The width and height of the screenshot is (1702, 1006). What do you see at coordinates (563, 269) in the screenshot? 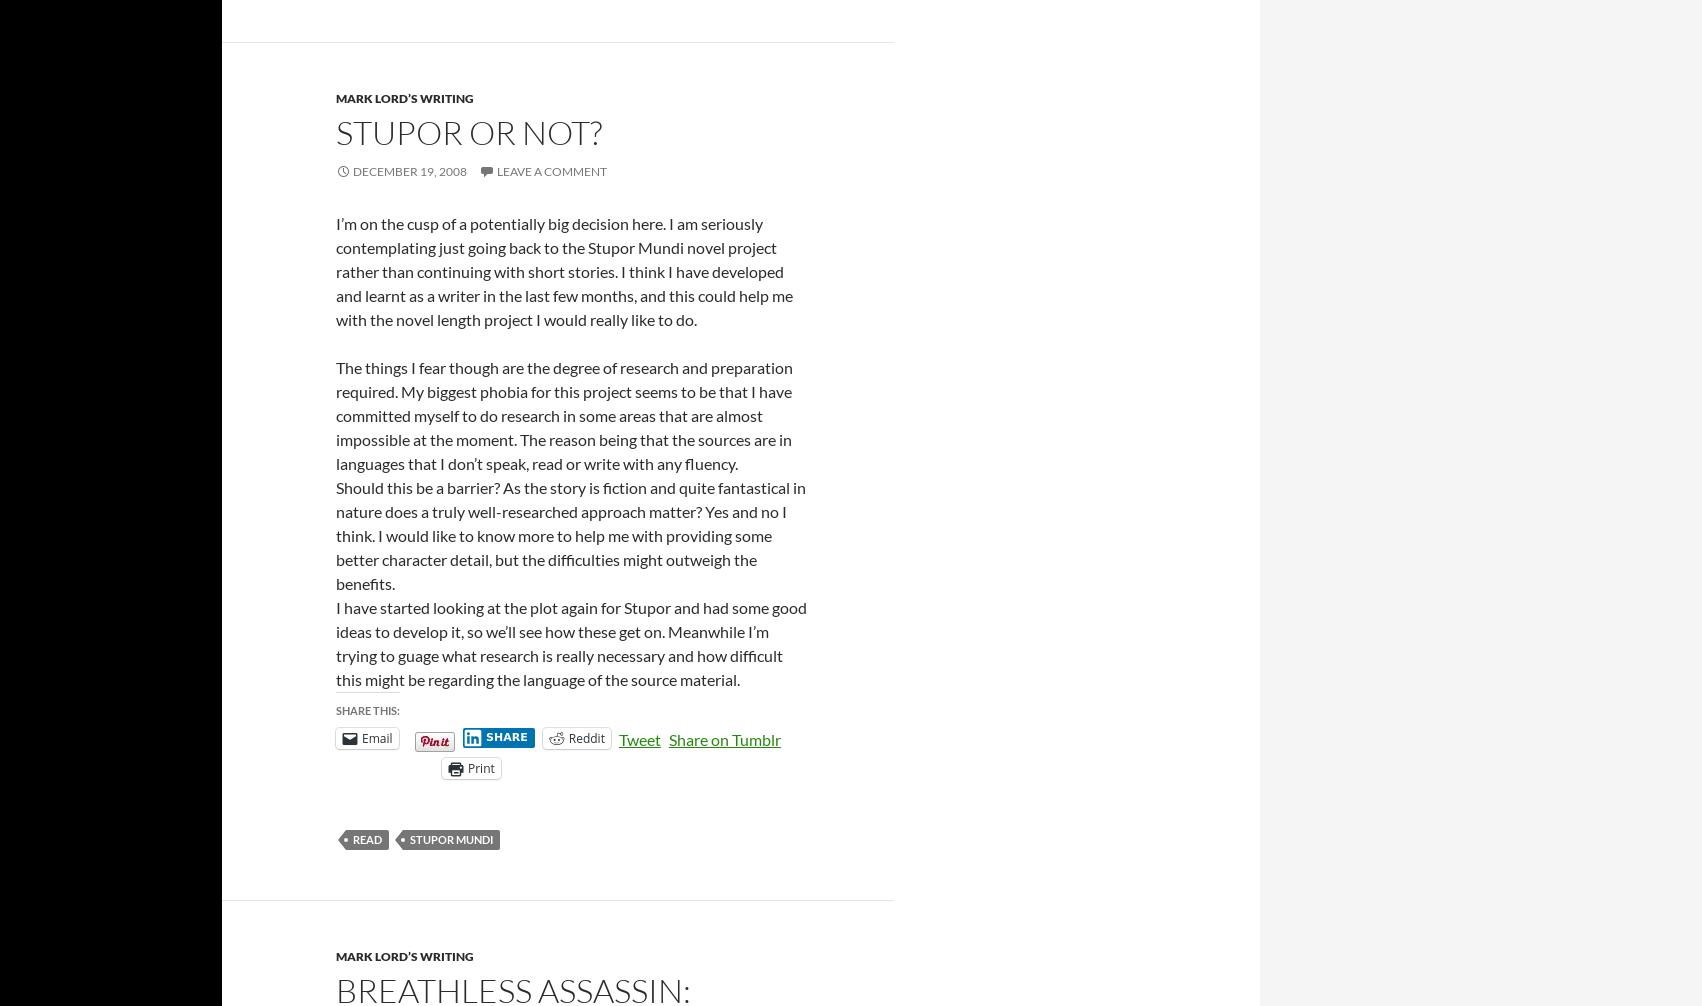
I see `'I’m on the cusp of a potentially big decision here. I am seriously contemplating just going back to the Stupor Mundi novel project rather than continuing with short stories. I think I have developed and learnt as a writer in the last few months, and this could help me with the novel length project I would really like to do.'` at bounding box center [563, 269].